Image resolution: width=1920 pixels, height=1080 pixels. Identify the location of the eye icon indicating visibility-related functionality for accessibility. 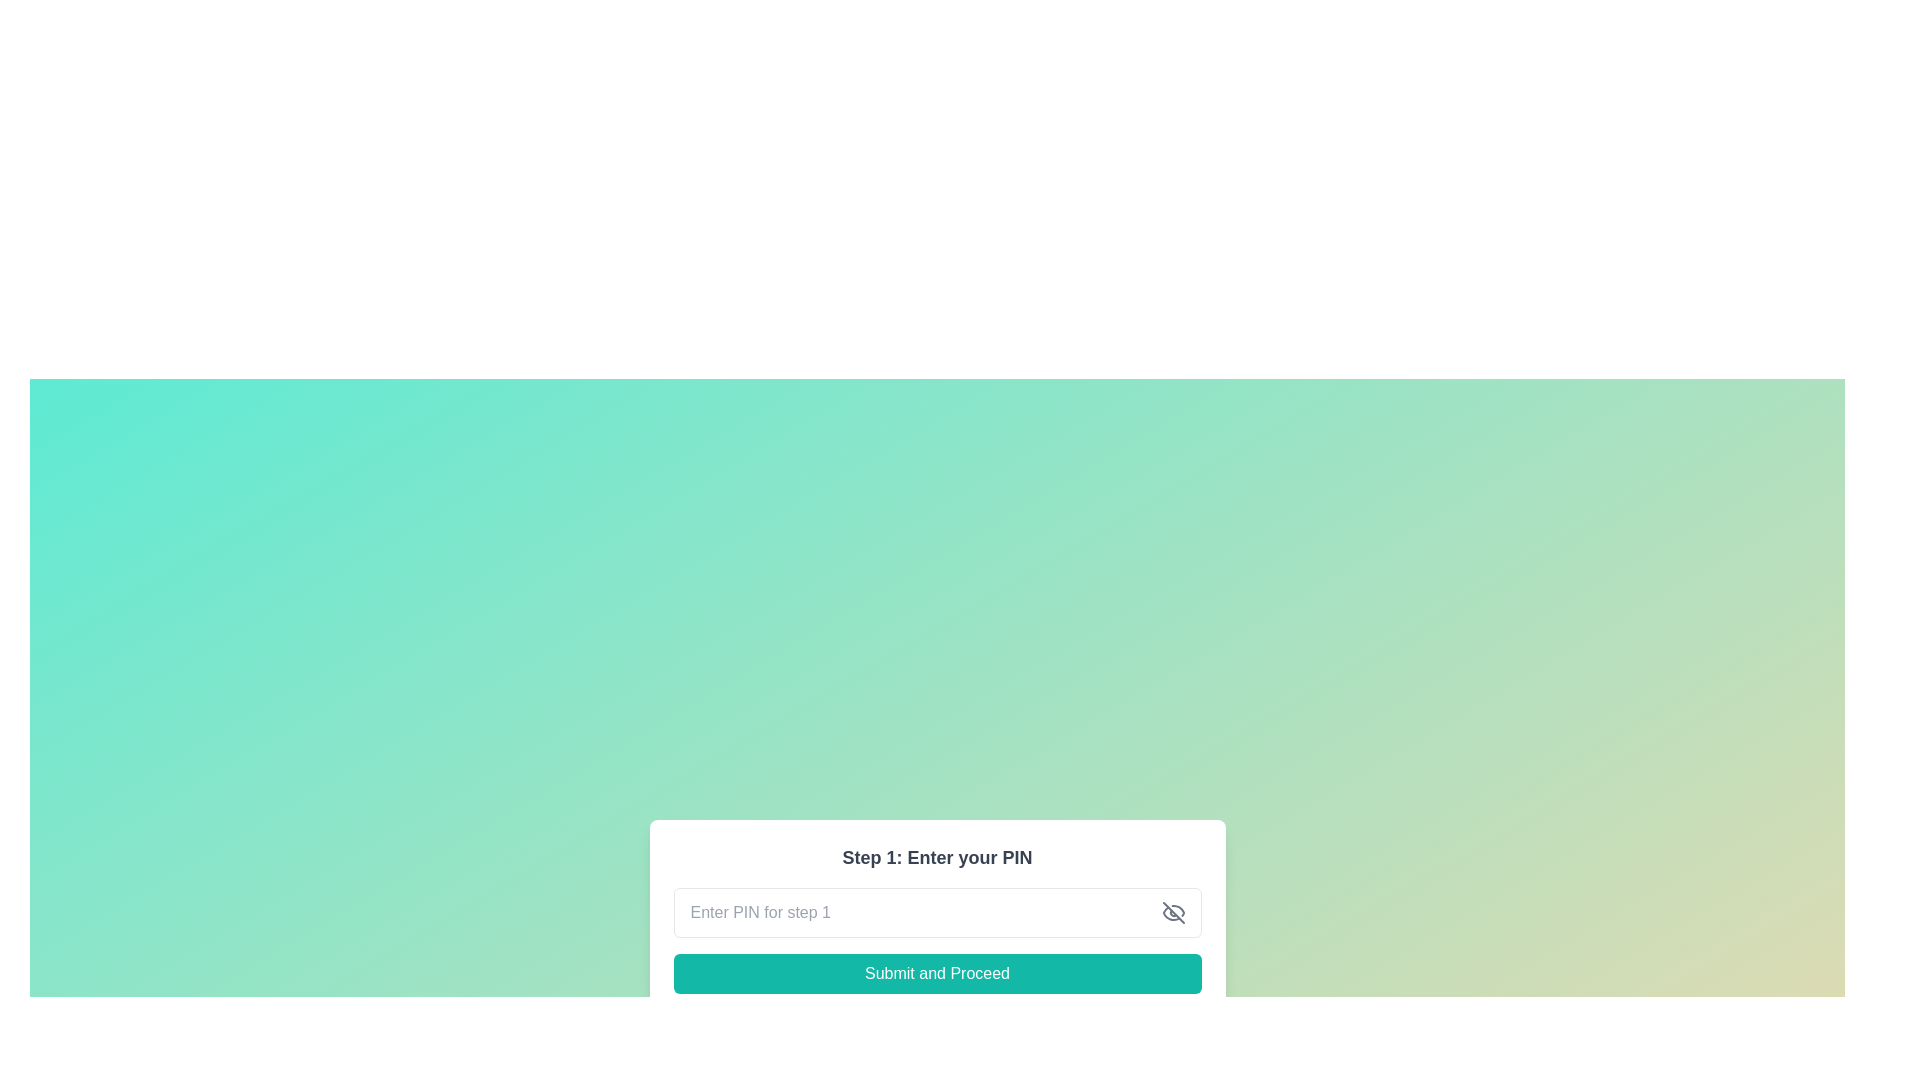
(1171, 913).